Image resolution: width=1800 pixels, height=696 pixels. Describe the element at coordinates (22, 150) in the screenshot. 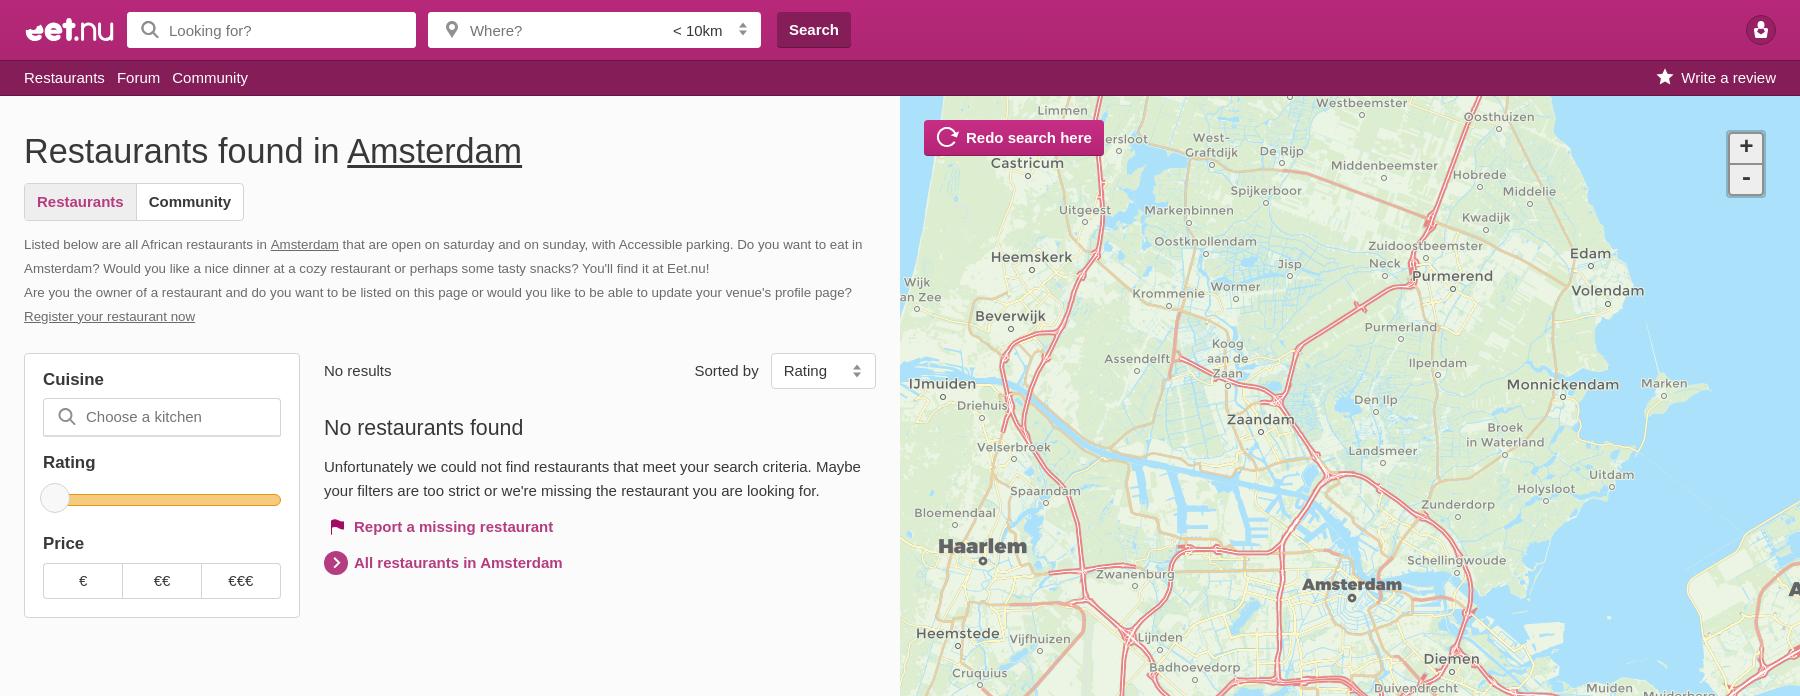

I see `'Restaurants found in'` at that location.